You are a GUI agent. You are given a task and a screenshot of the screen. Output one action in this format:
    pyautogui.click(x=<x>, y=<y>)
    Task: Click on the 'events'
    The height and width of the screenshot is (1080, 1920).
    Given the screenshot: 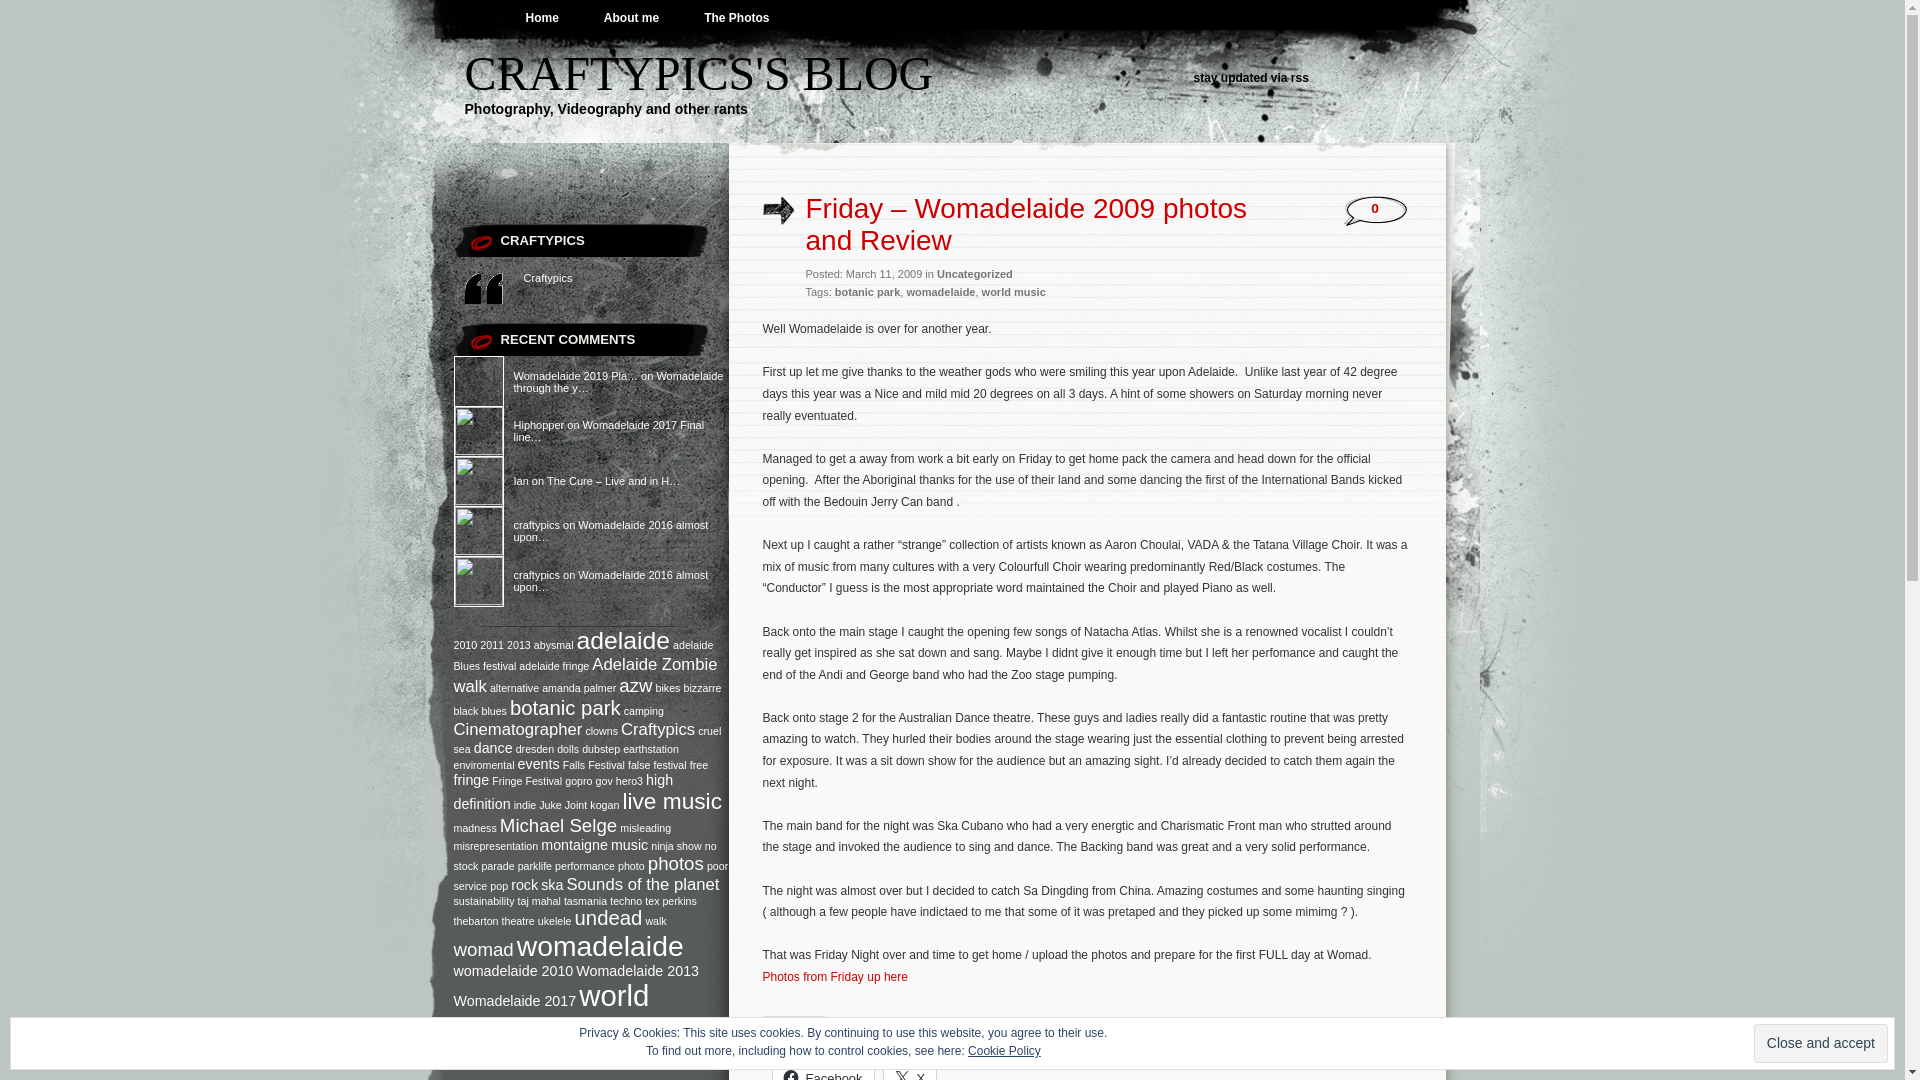 What is the action you would take?
    pyautogui.click(x=538, y=763)
    